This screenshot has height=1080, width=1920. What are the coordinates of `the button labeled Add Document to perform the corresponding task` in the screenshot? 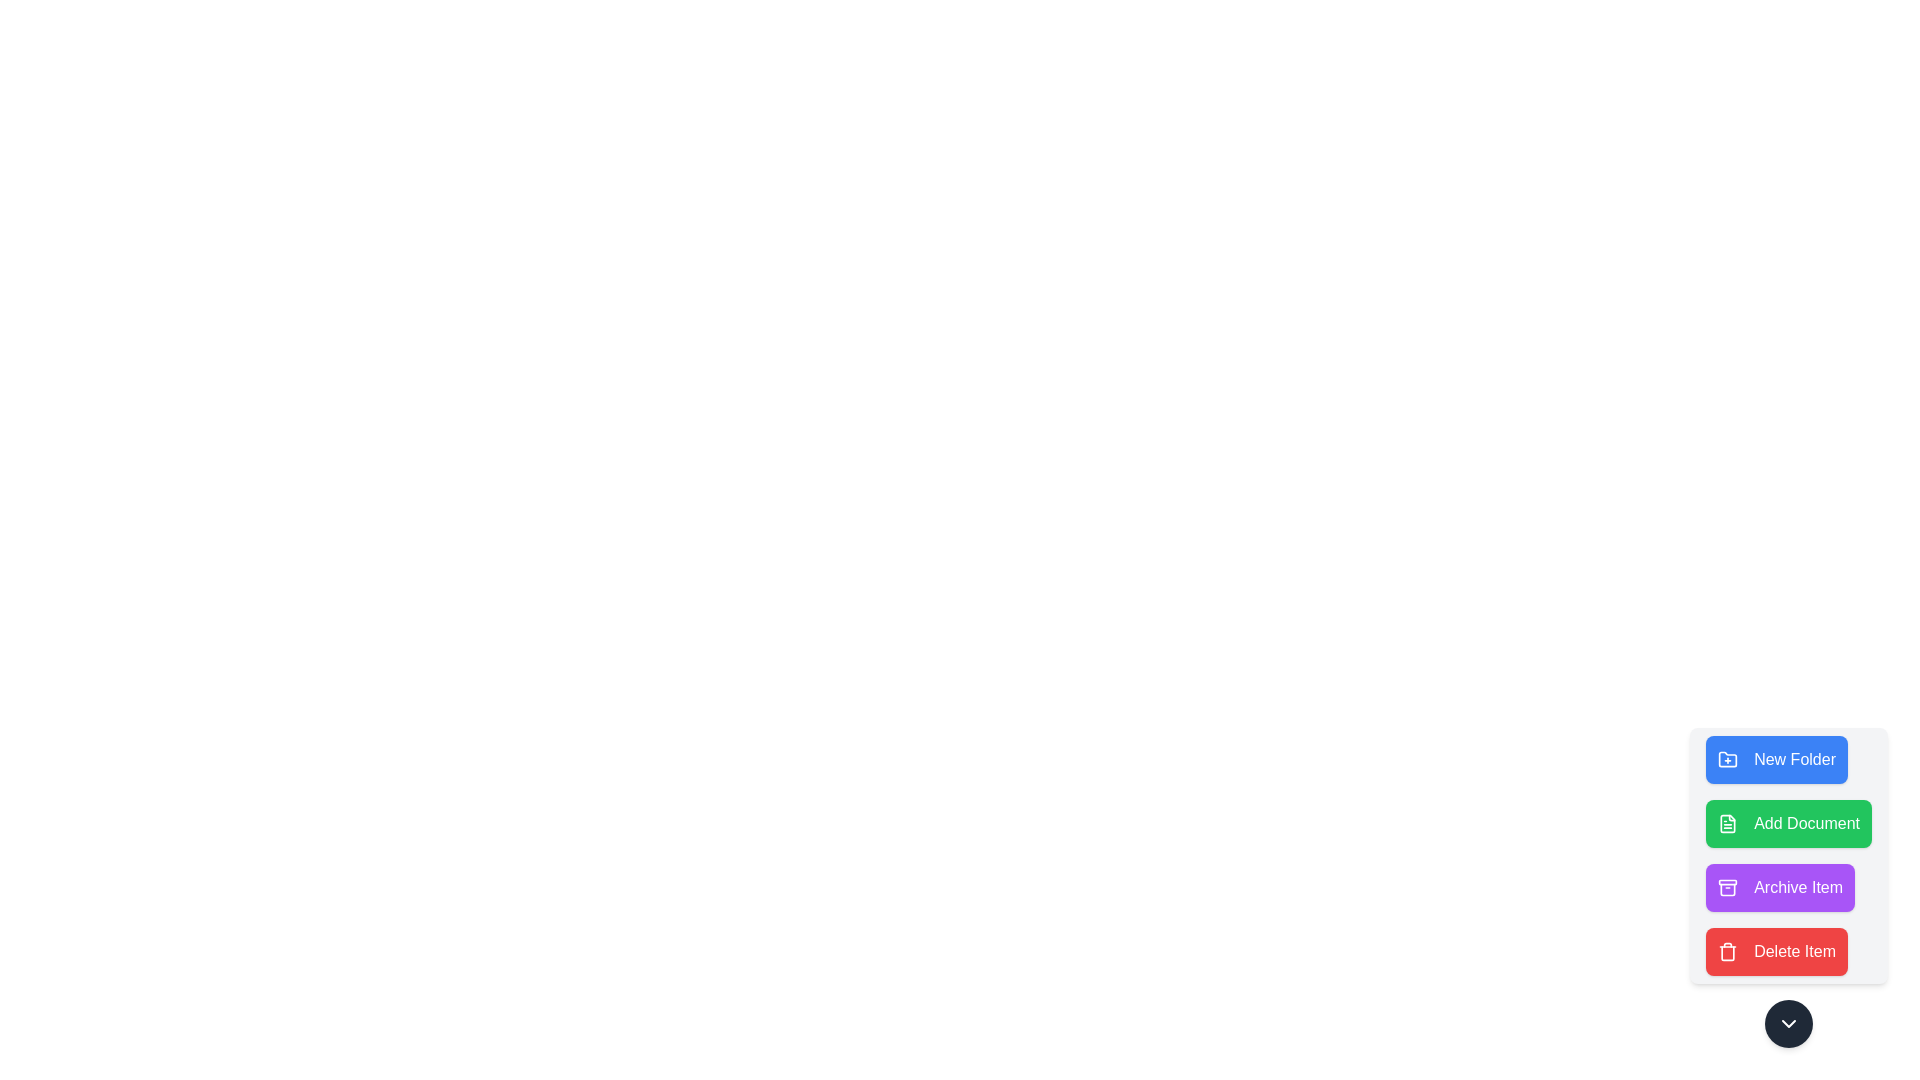 It's located at (1789, 824).